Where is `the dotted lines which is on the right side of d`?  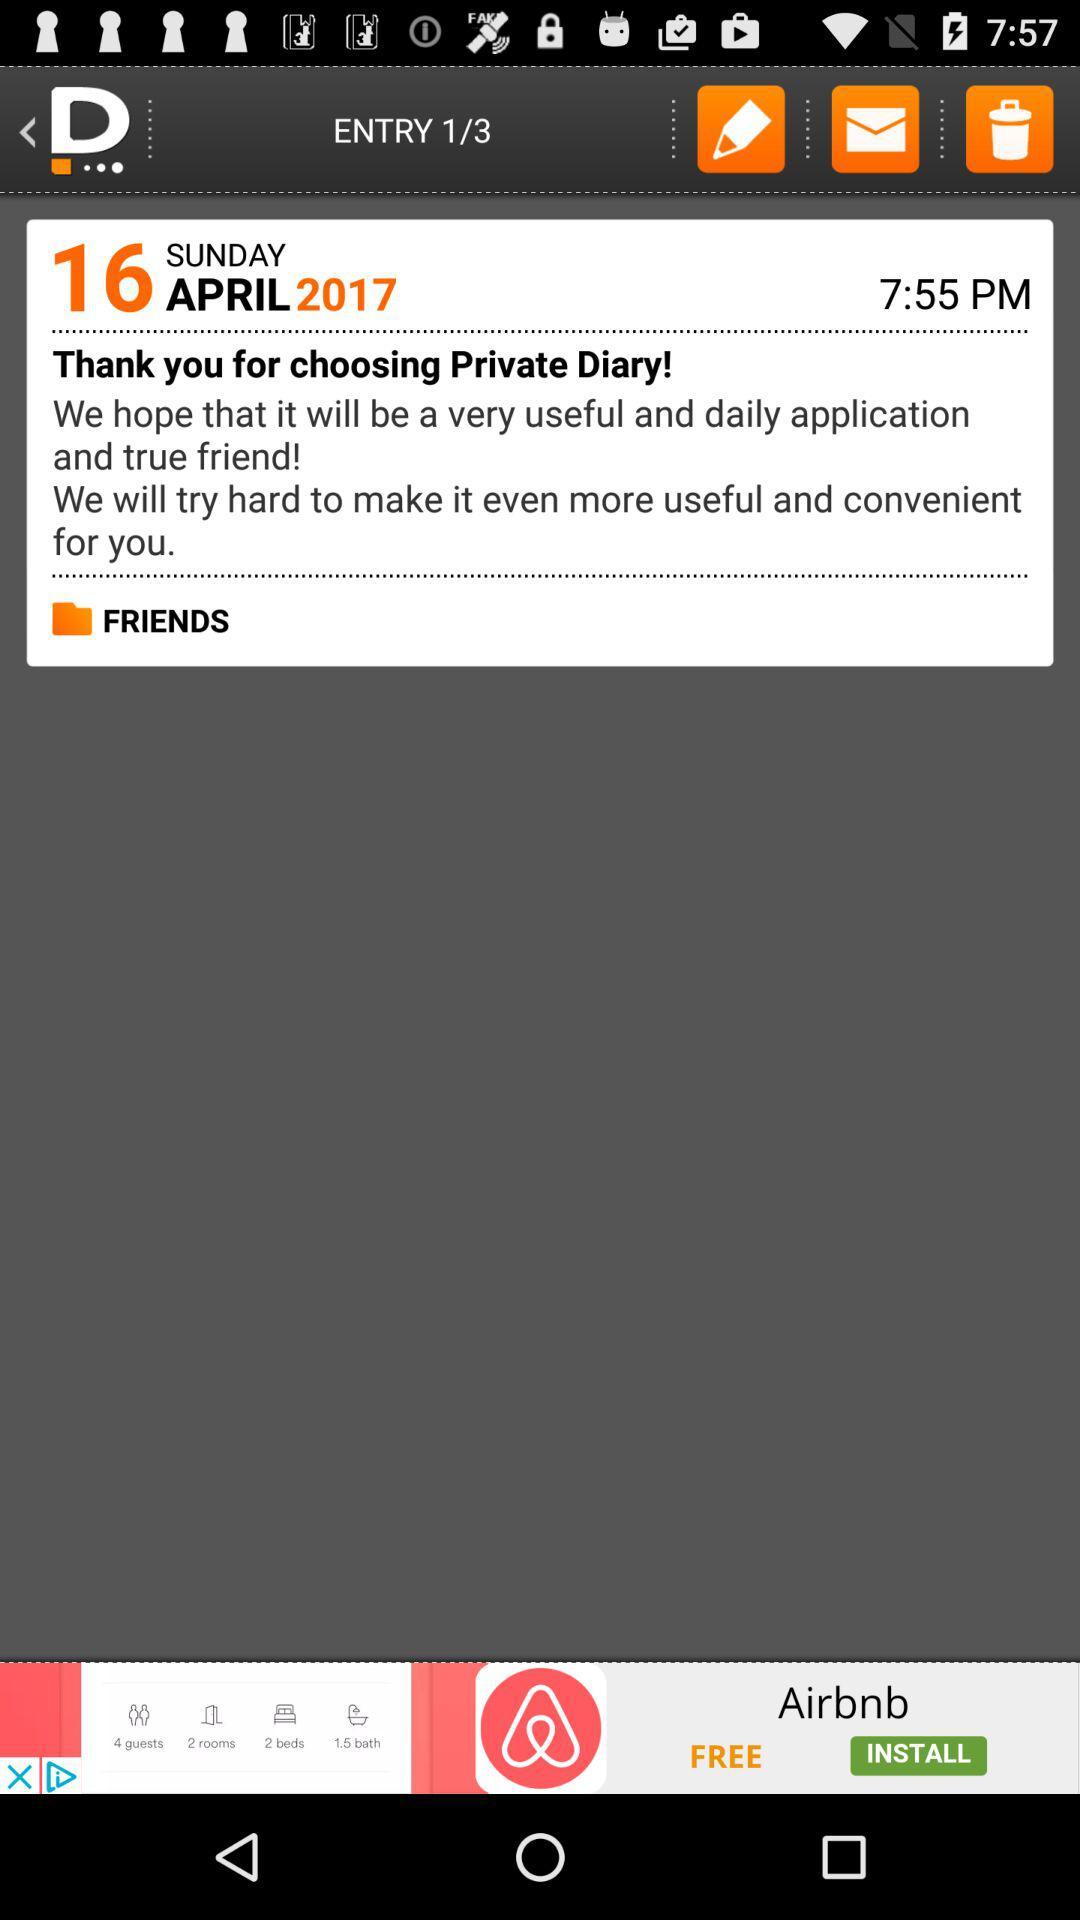
the dotted lines which is on the right side of d is located at coordinates (149, 128).